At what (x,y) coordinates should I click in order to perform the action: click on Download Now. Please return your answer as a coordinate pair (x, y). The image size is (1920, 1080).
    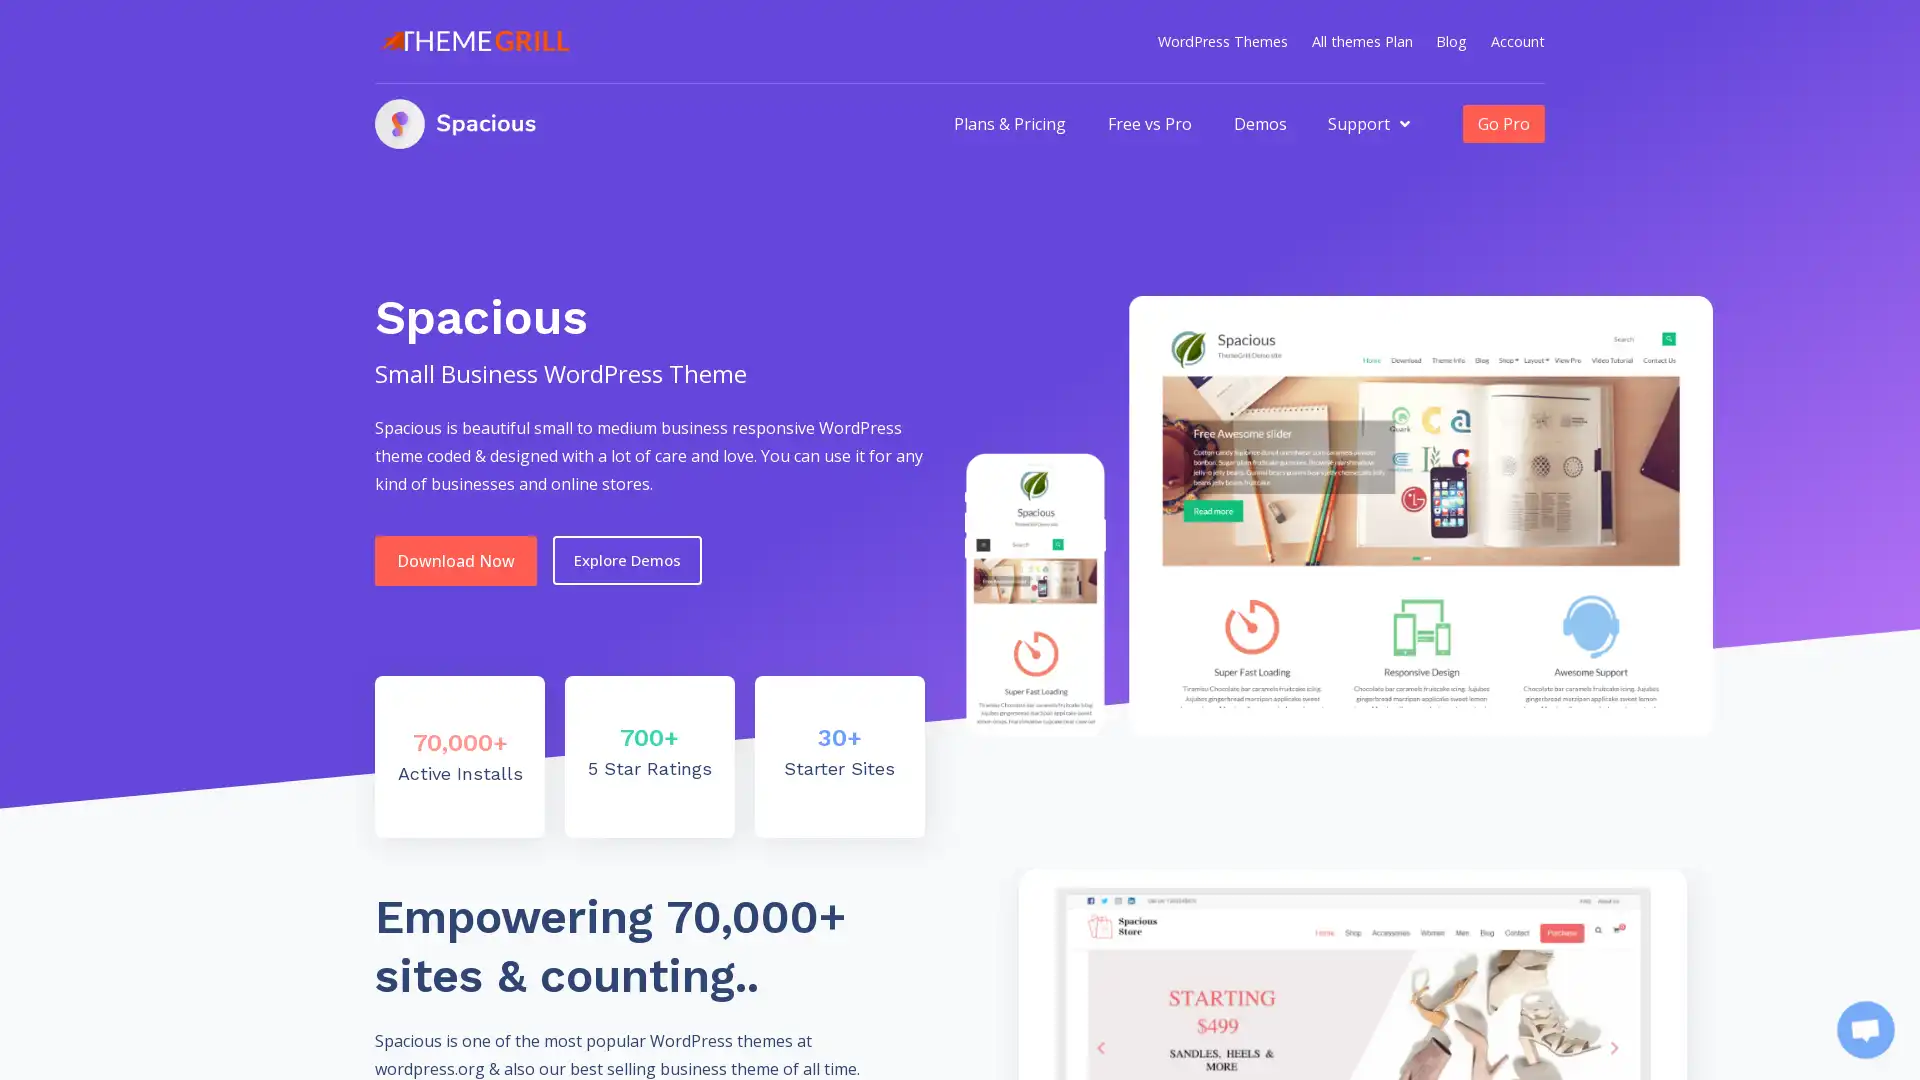
    Looking at the image, I should click on (455, 559).